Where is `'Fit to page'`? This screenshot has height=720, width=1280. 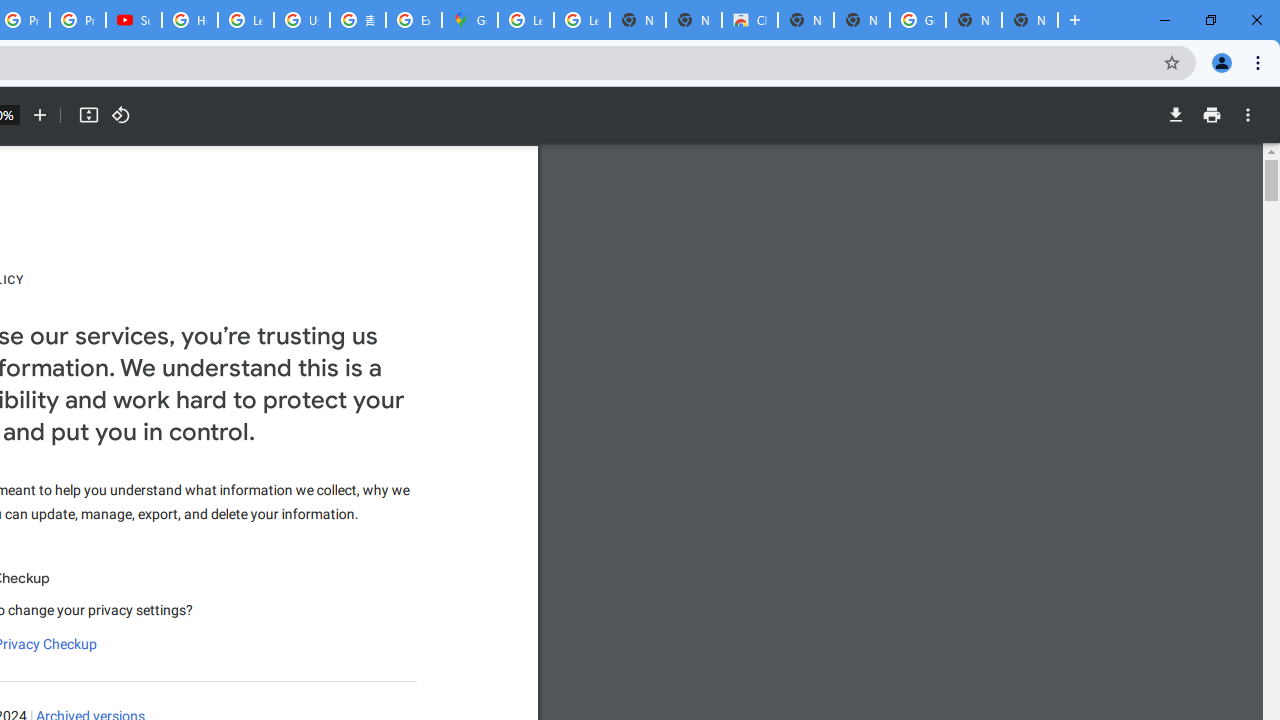
'Fit to page' is located at coordinates (87, 115).